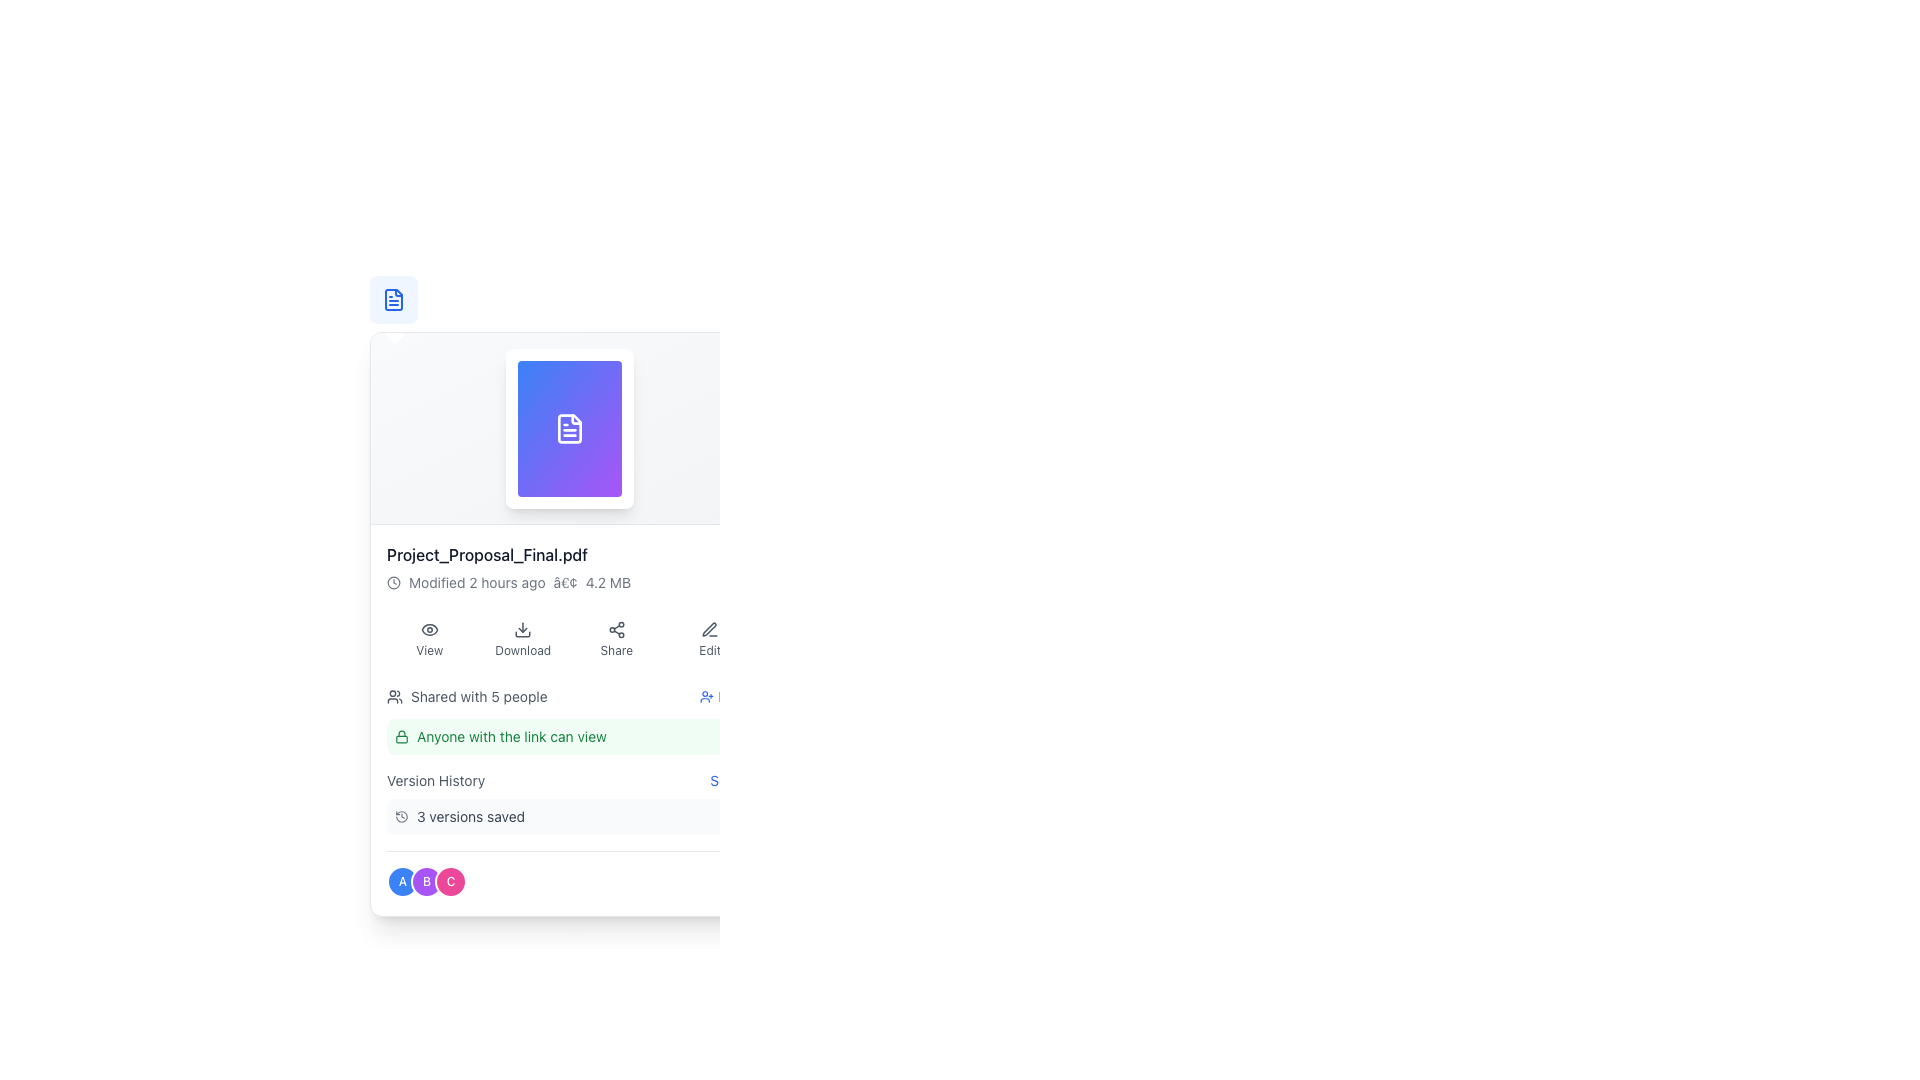 This screenshot has height=1080, width=1920. Describe the element at coordinates (401, 736) in the screenshot. I see `the lock icon with a green outline located to the left of the text 'Anyone with the link can view'` at that location.